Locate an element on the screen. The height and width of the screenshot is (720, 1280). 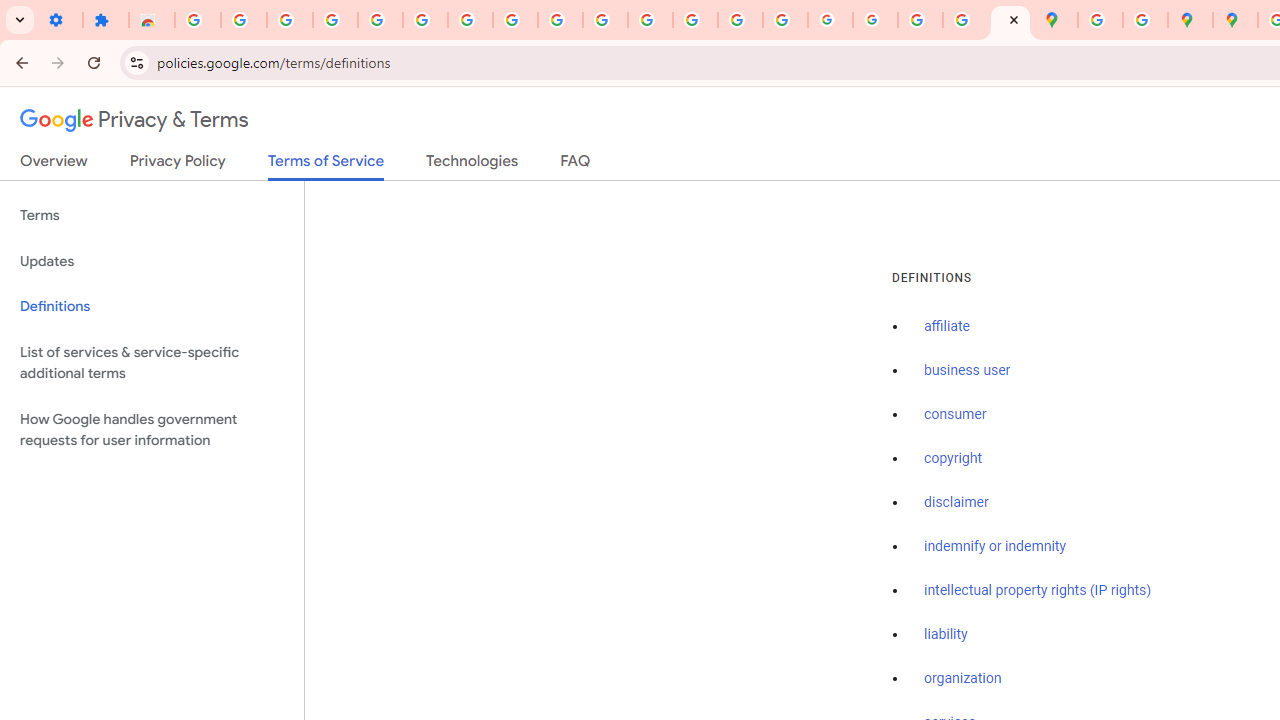
'Reviews: Helix Fruit Jump Arcade Game' is located at coordinates (151, 20).